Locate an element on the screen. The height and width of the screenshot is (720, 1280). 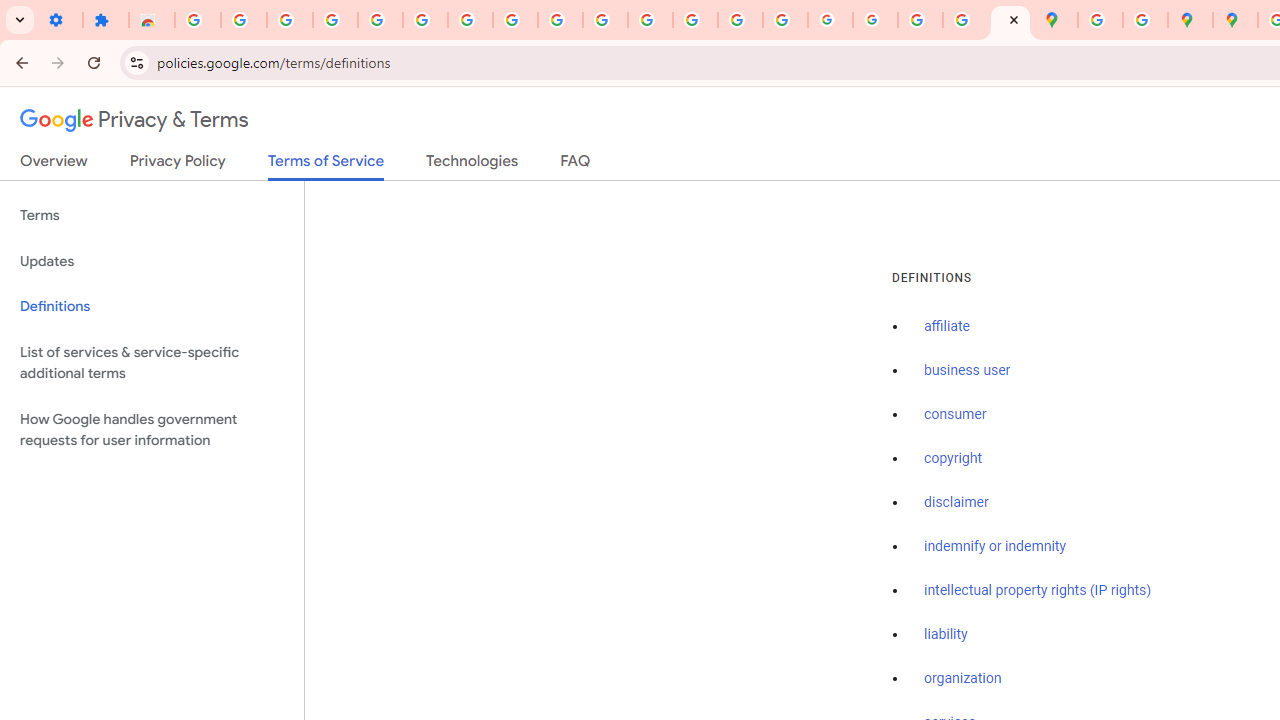
'Reviews: Helix Fruit Jump Arcade Game' is located at coordinates (151, 20).